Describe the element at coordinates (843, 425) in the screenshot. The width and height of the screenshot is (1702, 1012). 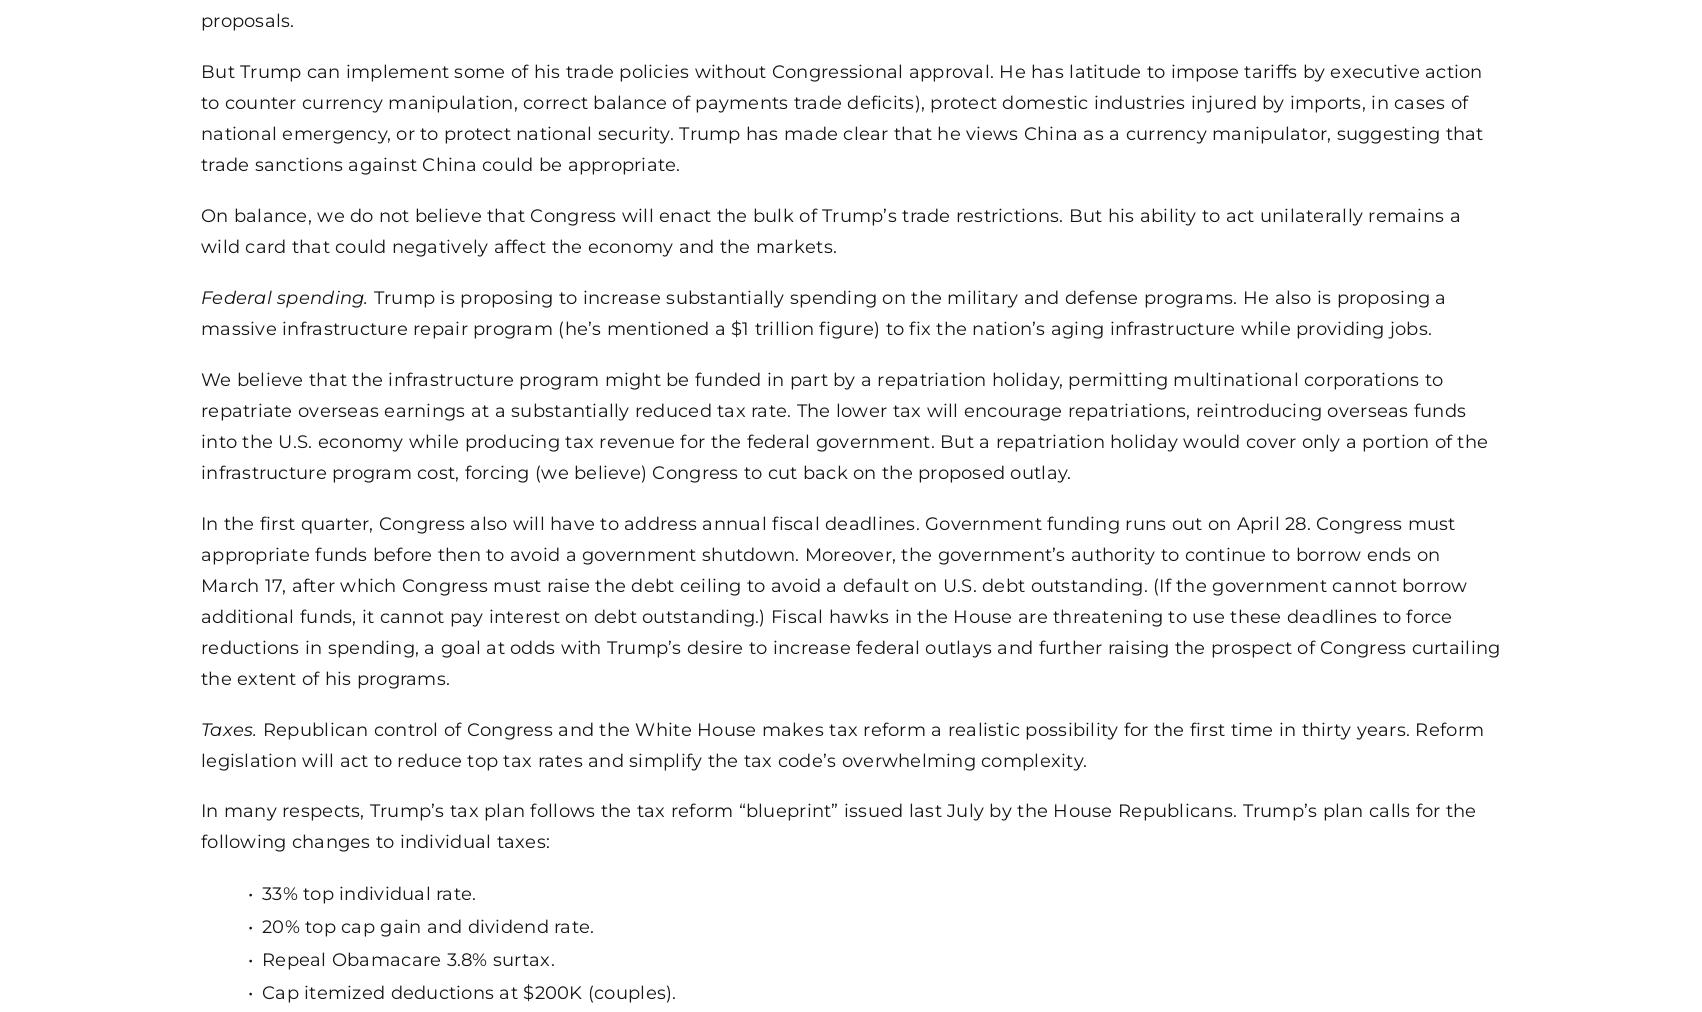
I see `'We believe that the infrastructure program might be funded in part by a repatriation holiday, permitting multinational corporations to repatriate overseas earnings at a substantially reduced tax rate. The lower tax will encourage repatriations, reintroducing overseas funds into the U.S. economy while producing tax revenue for the federal government. But a repatriation holiday would cover only a portion of the infrastructure program cost, forcing (we believe) Congress to cut back on the proposed outlay.'` at that location.